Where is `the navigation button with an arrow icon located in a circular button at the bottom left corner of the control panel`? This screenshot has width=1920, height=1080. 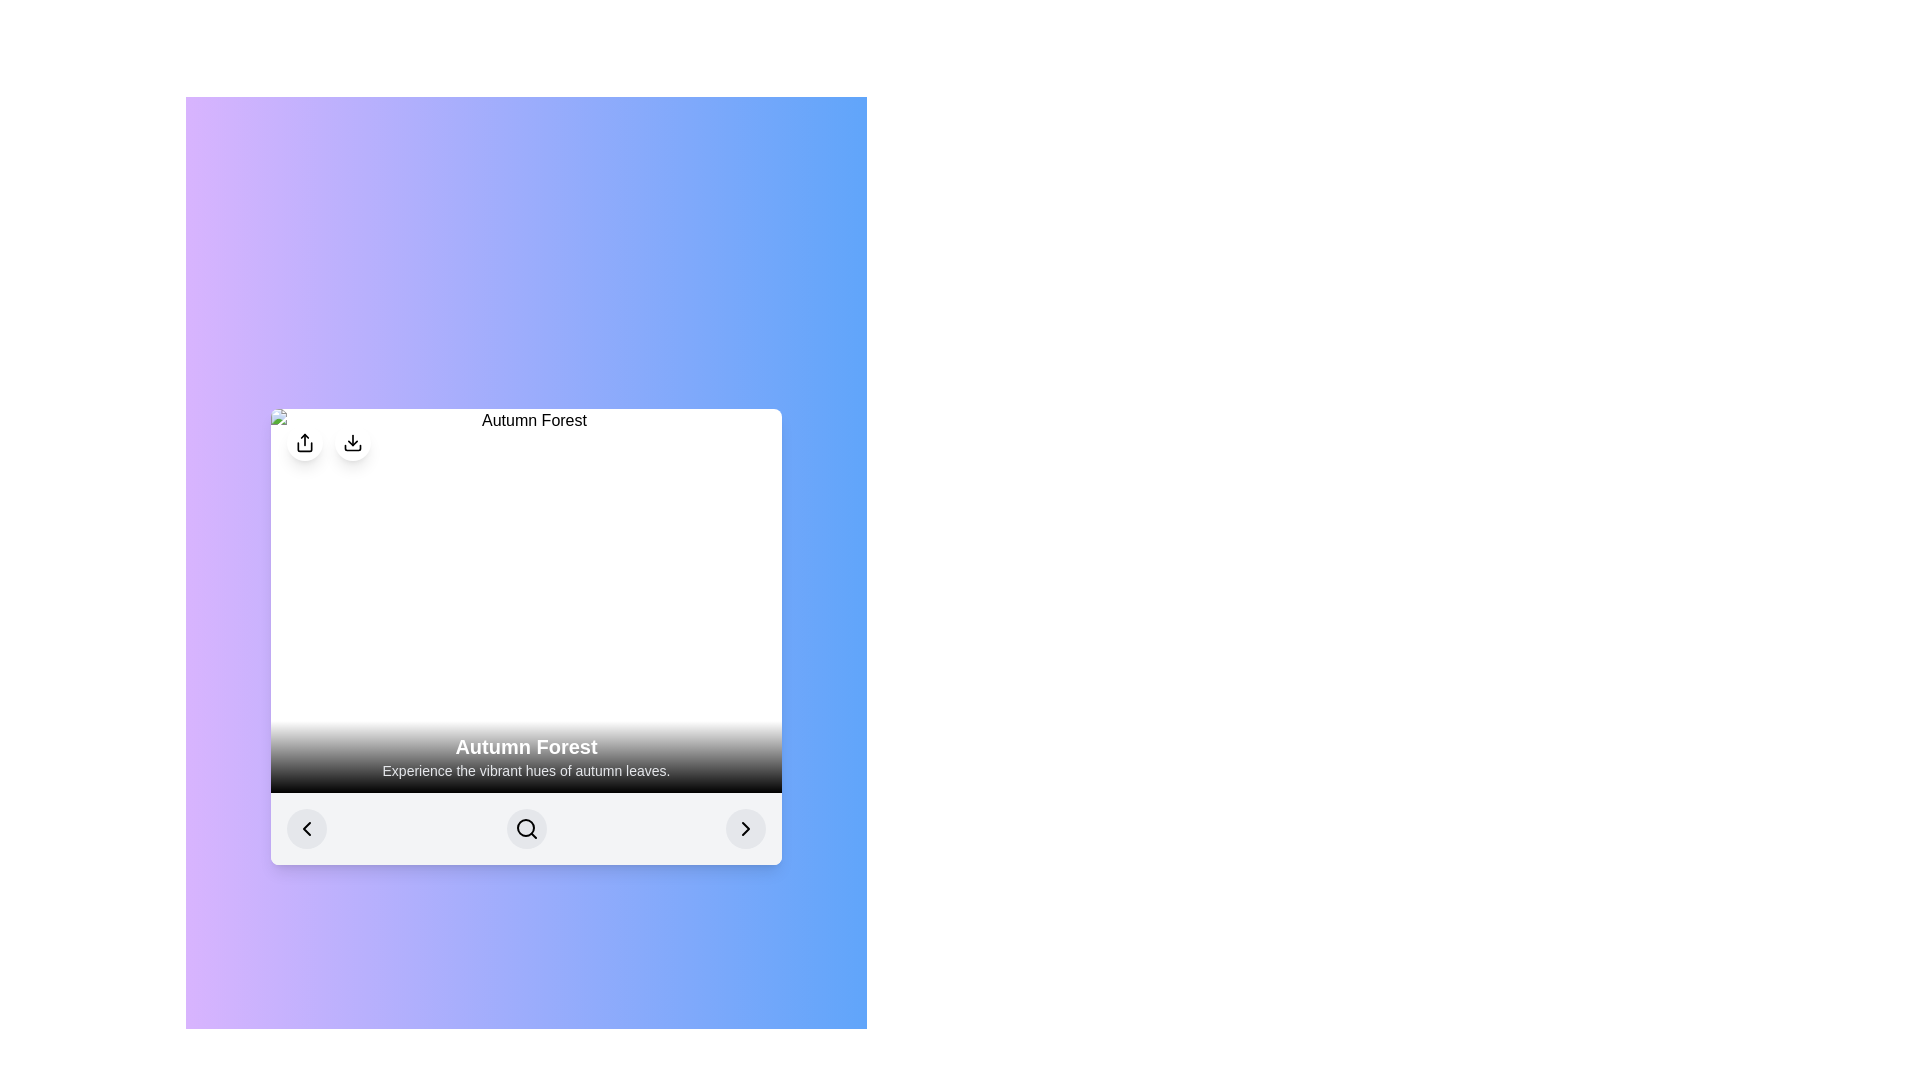 the navigation button with an arrow icon located in a circular button at the bottom left corner of the control panel is located at coordinates (306, 829).